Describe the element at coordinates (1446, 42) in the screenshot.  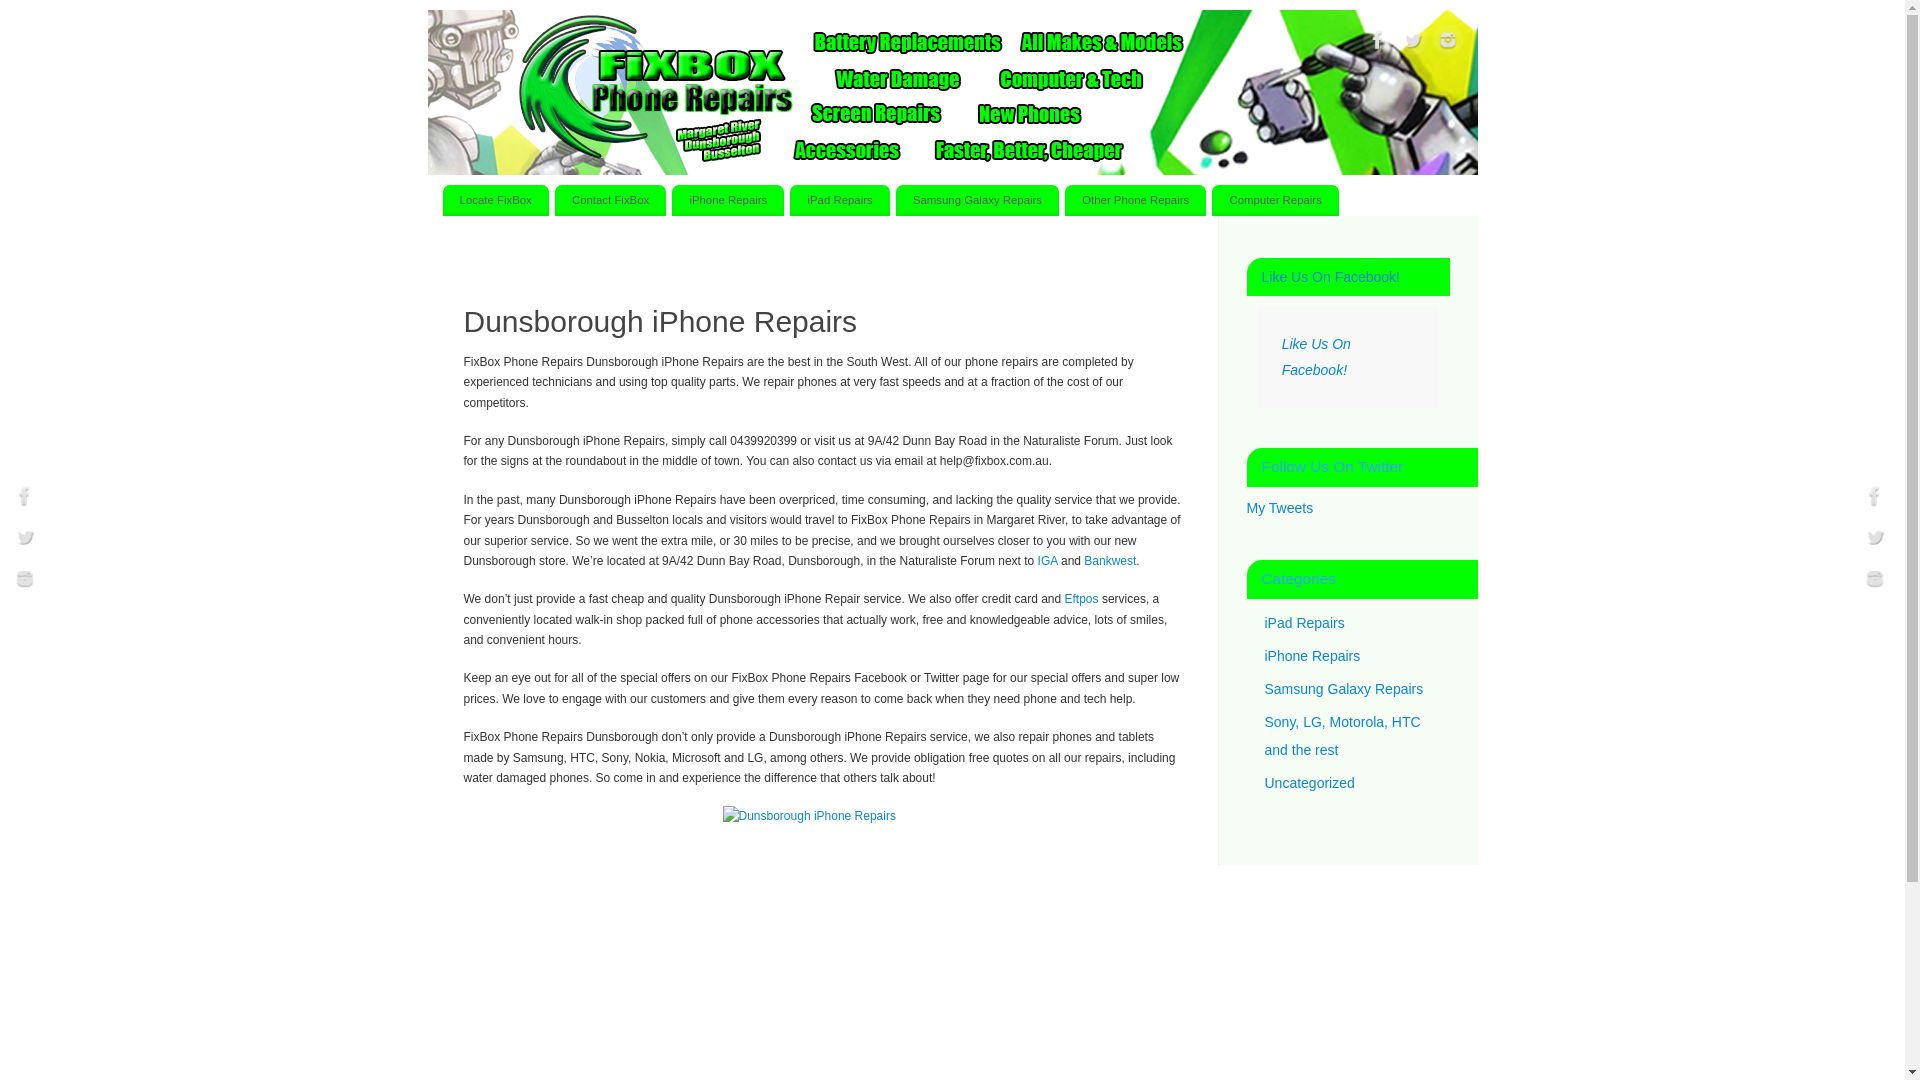
I see `'Instagram'` at that location.